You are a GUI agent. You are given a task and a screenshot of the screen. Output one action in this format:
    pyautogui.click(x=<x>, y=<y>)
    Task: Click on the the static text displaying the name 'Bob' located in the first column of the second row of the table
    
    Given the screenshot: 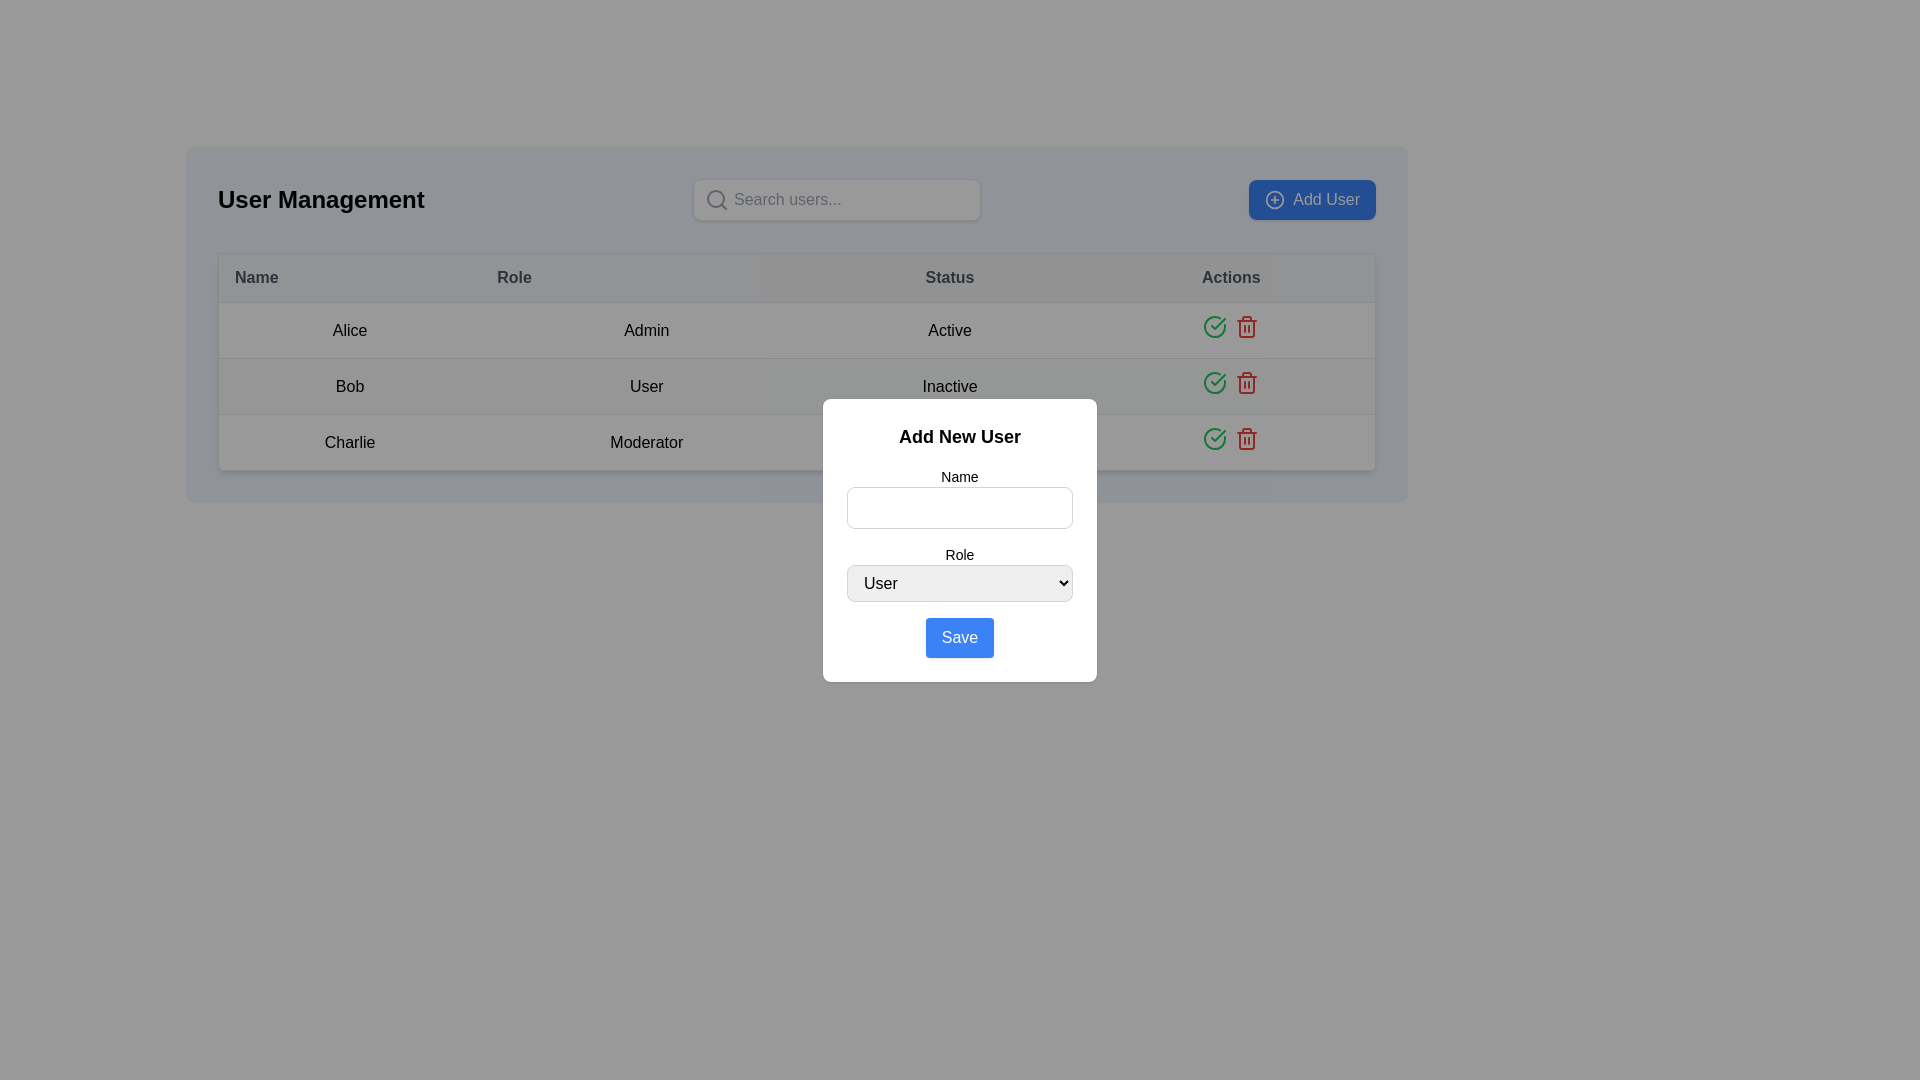 What is the action you would take?
    pyautogui.click(x=349, y=386)
    